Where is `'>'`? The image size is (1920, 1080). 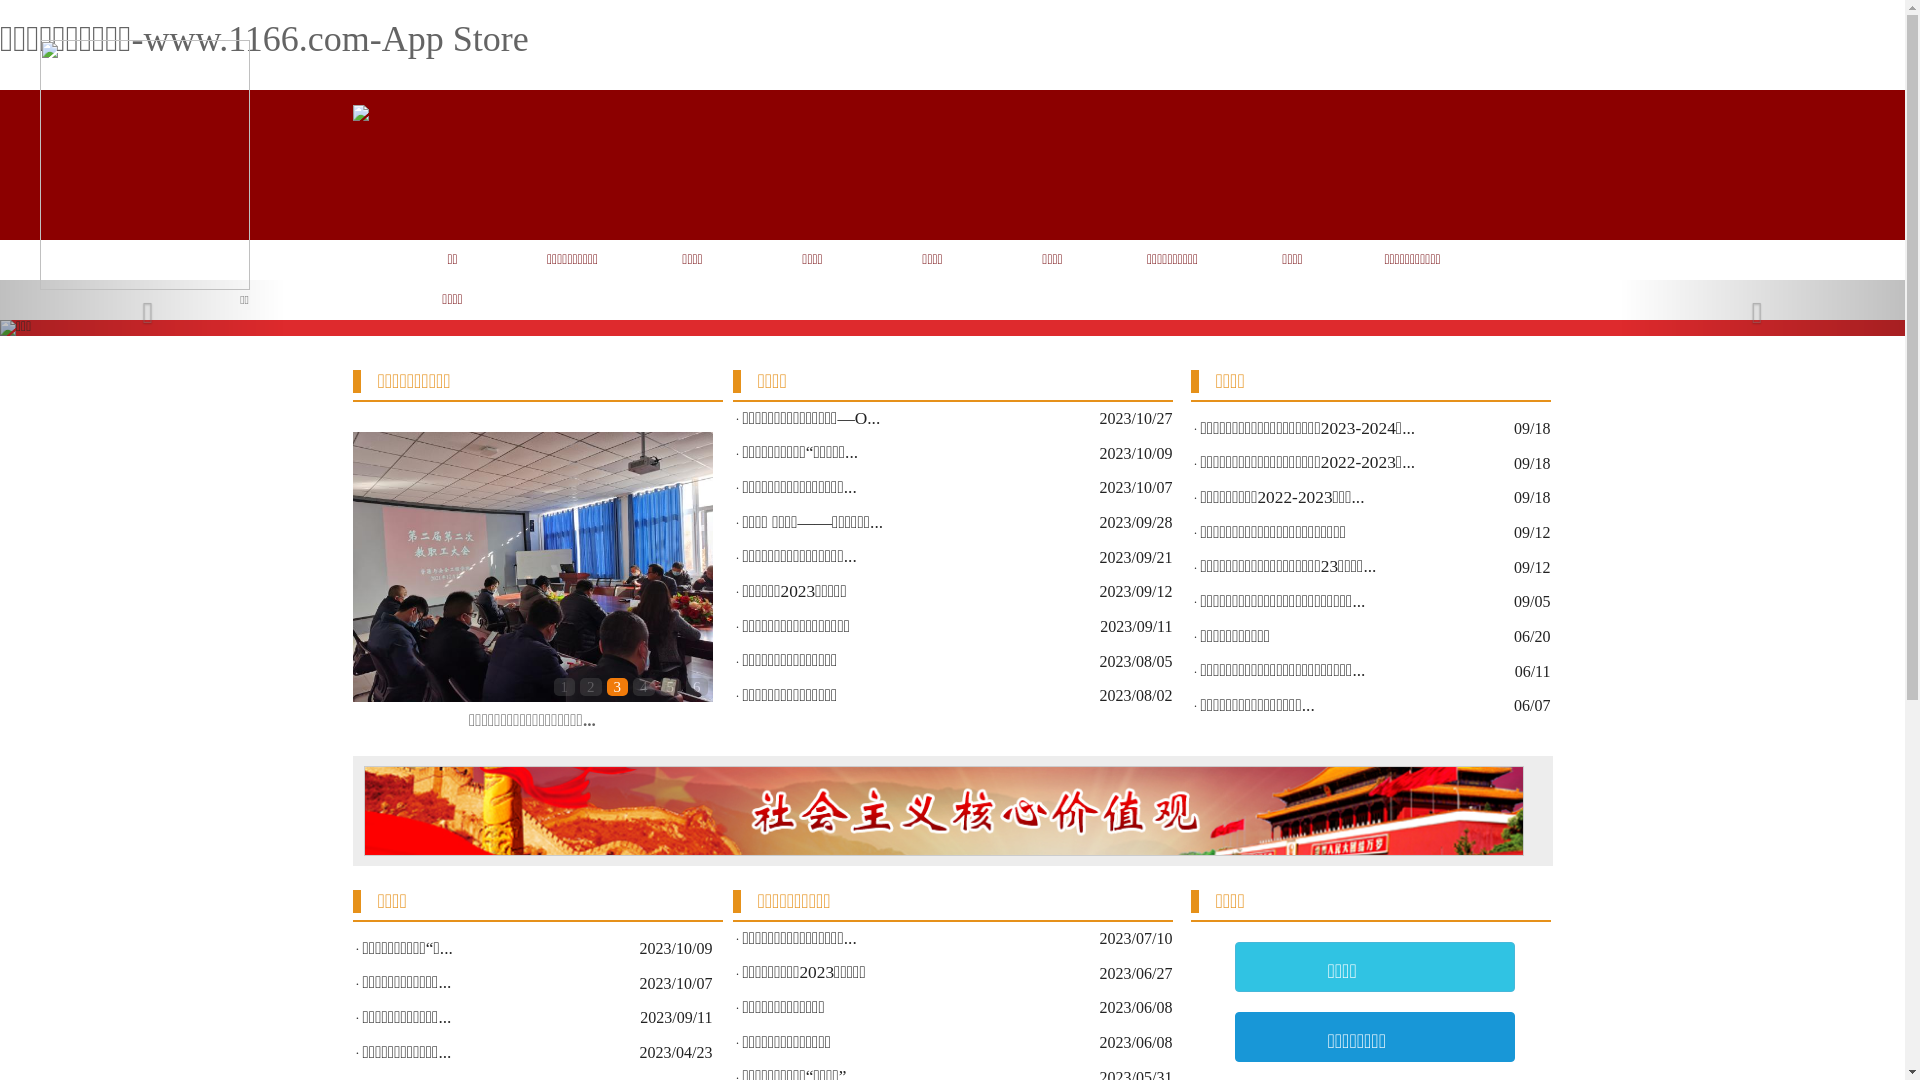
'>' is located at coordinates (691, 582).